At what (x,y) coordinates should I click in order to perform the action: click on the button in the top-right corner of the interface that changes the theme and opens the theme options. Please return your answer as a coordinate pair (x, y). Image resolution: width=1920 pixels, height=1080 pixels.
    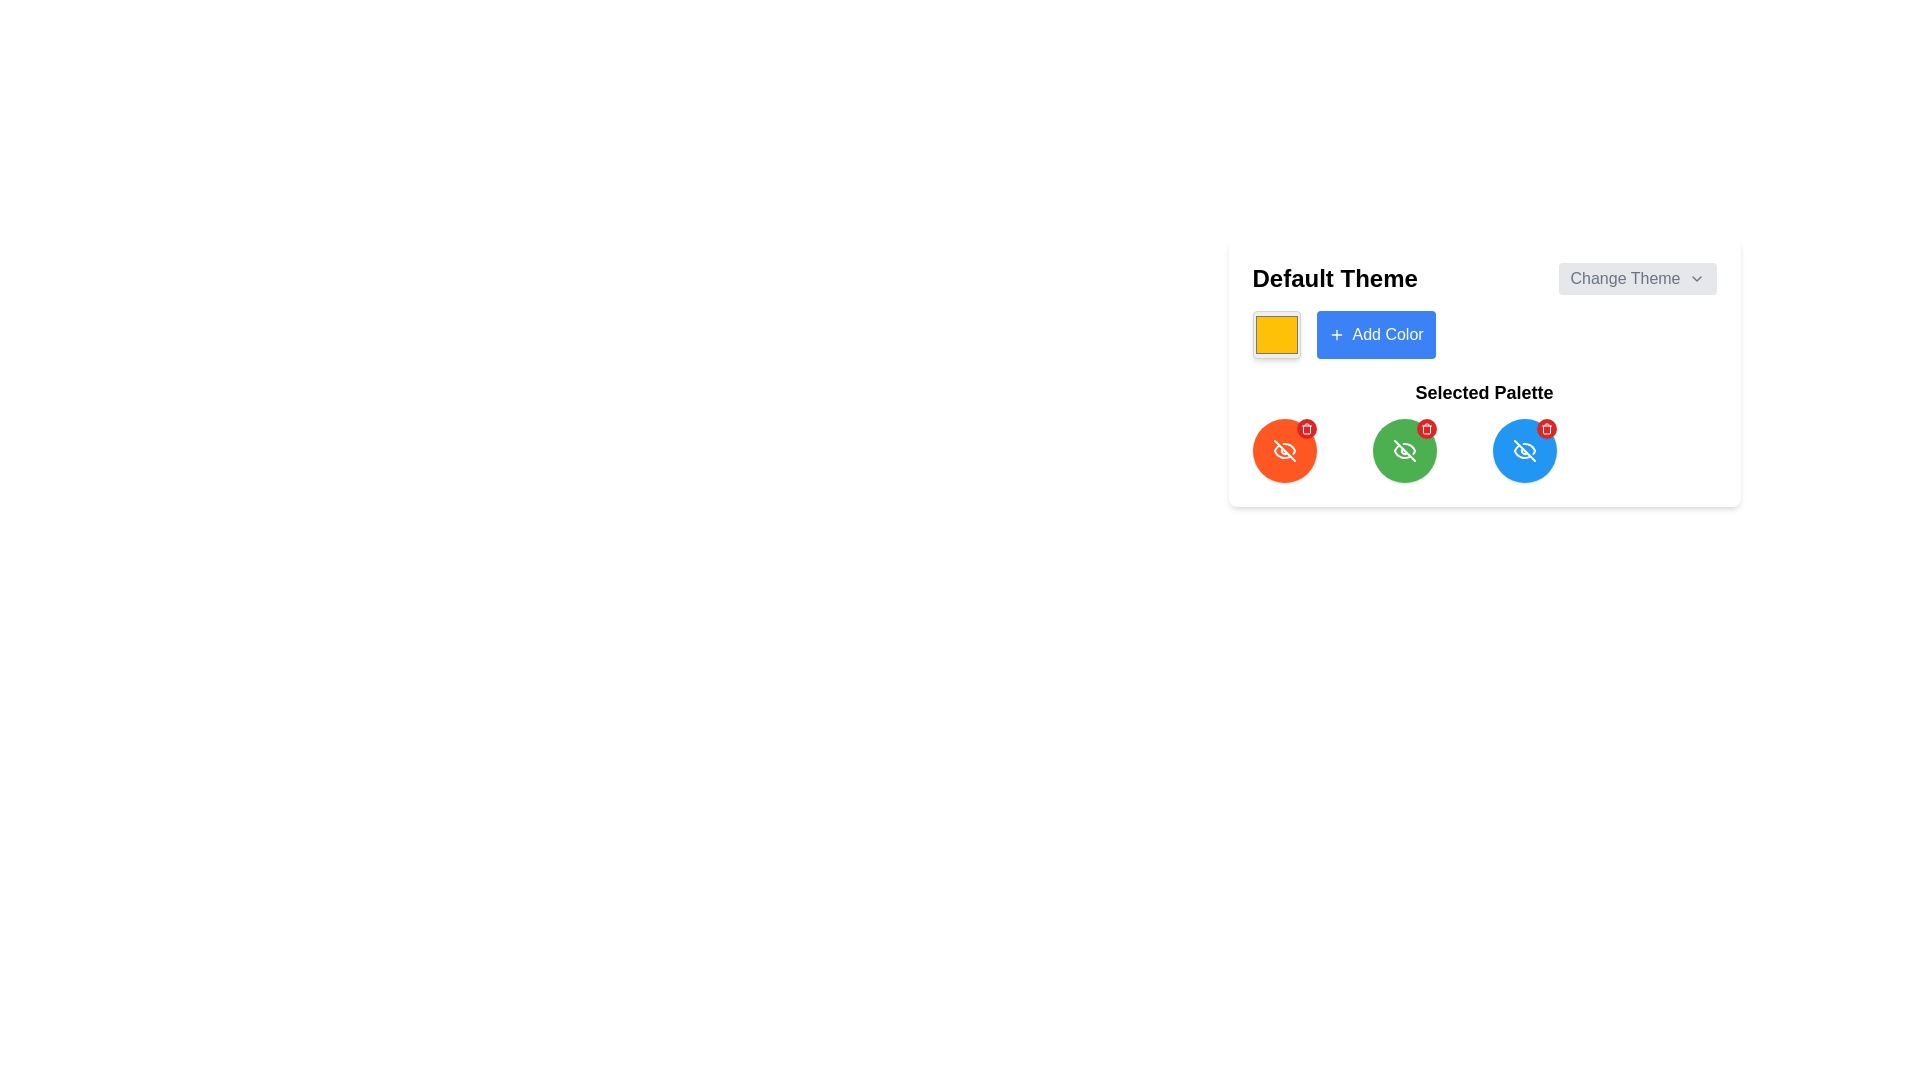
    Looking at the image, I should click on (1637, 278).